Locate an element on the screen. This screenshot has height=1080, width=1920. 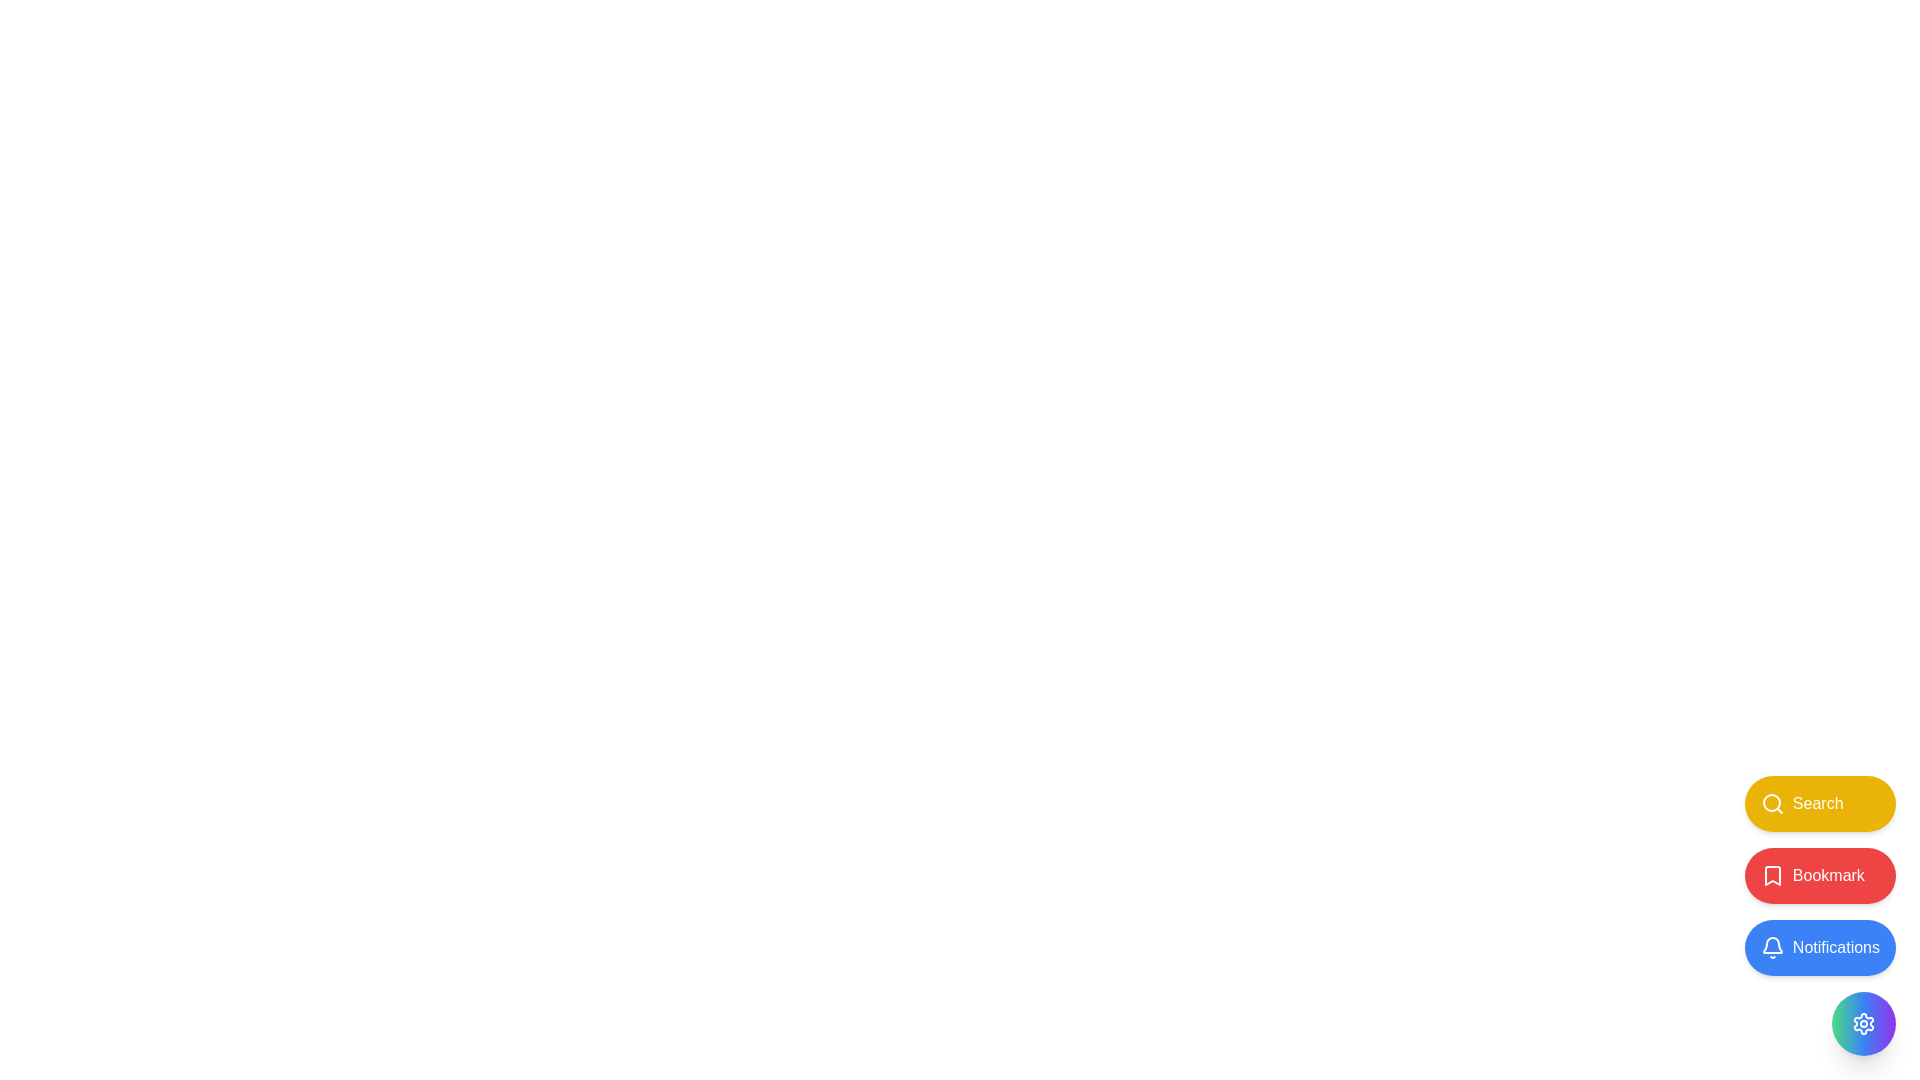
the textual label inside the yellow 'Search' button, which indicates its functionality as a search trigger is located at coordinates (1818, 802).